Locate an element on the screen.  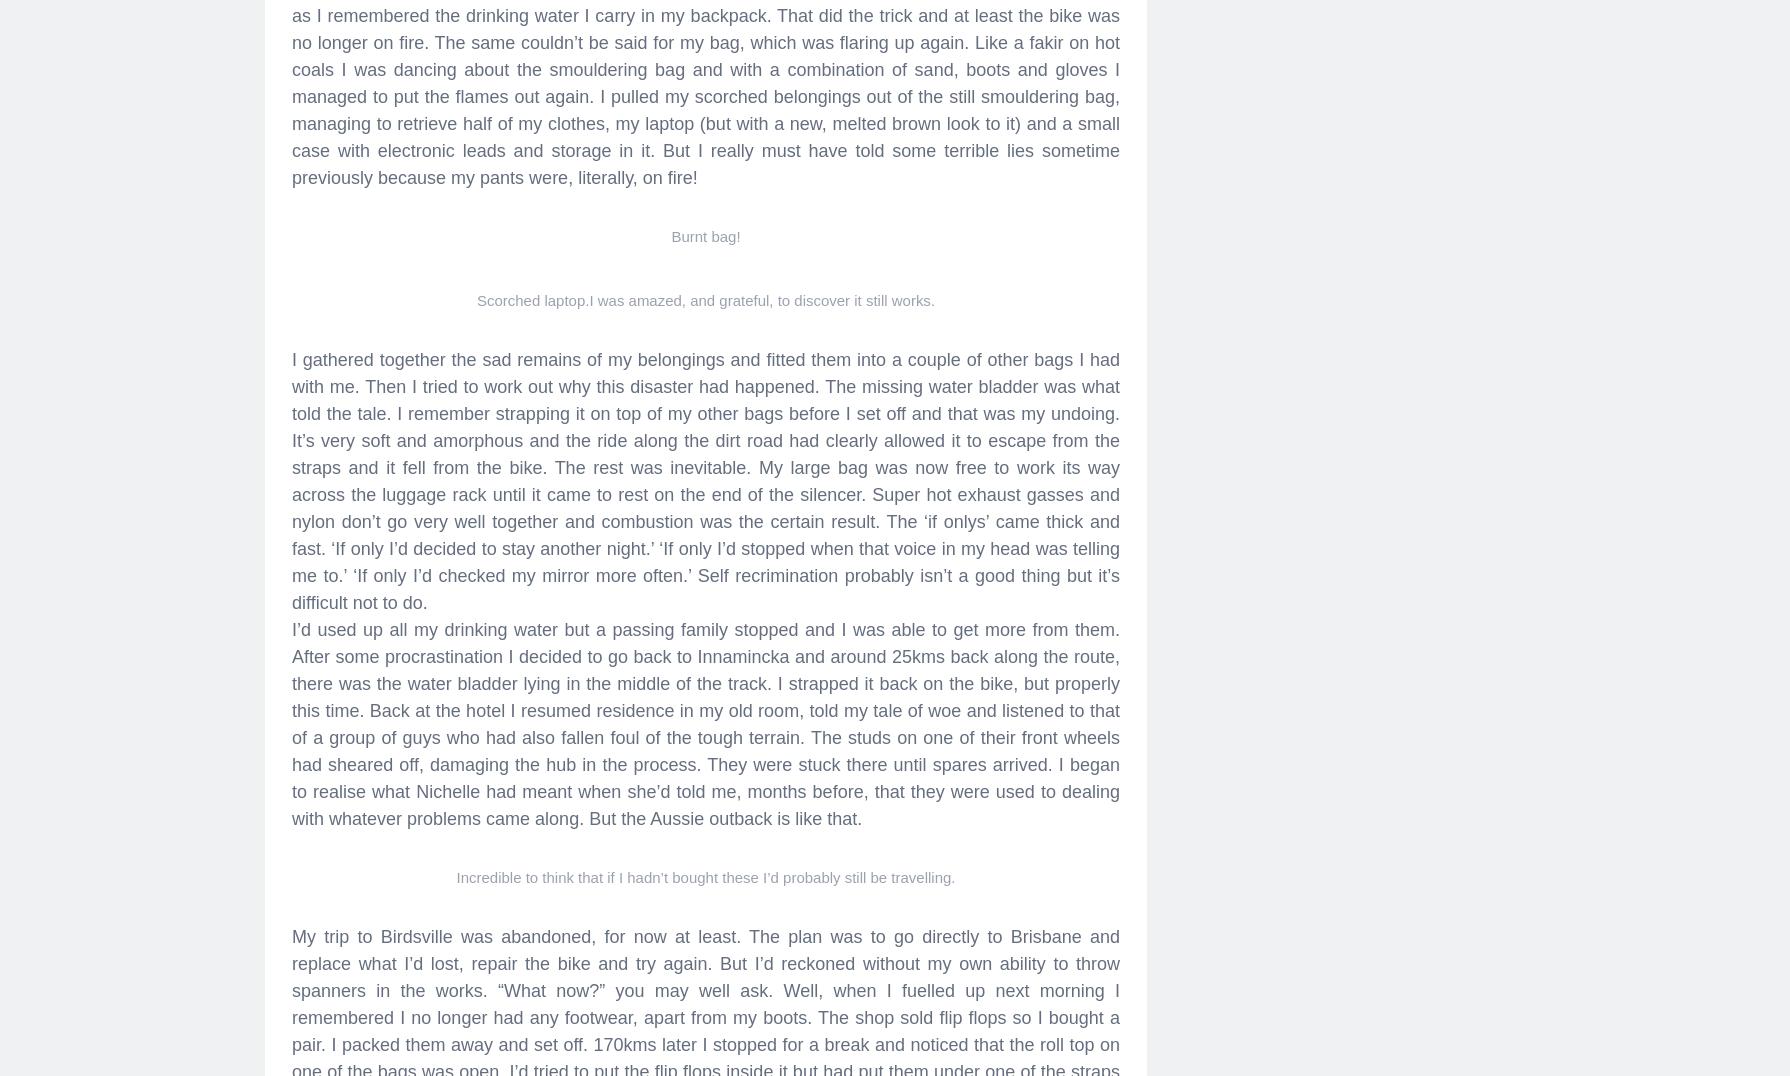
'“Stop now Geoff, you know you should. Look, there’s even some trees you could use to shelter from the sun.”' is located at coordinates (704, 174).